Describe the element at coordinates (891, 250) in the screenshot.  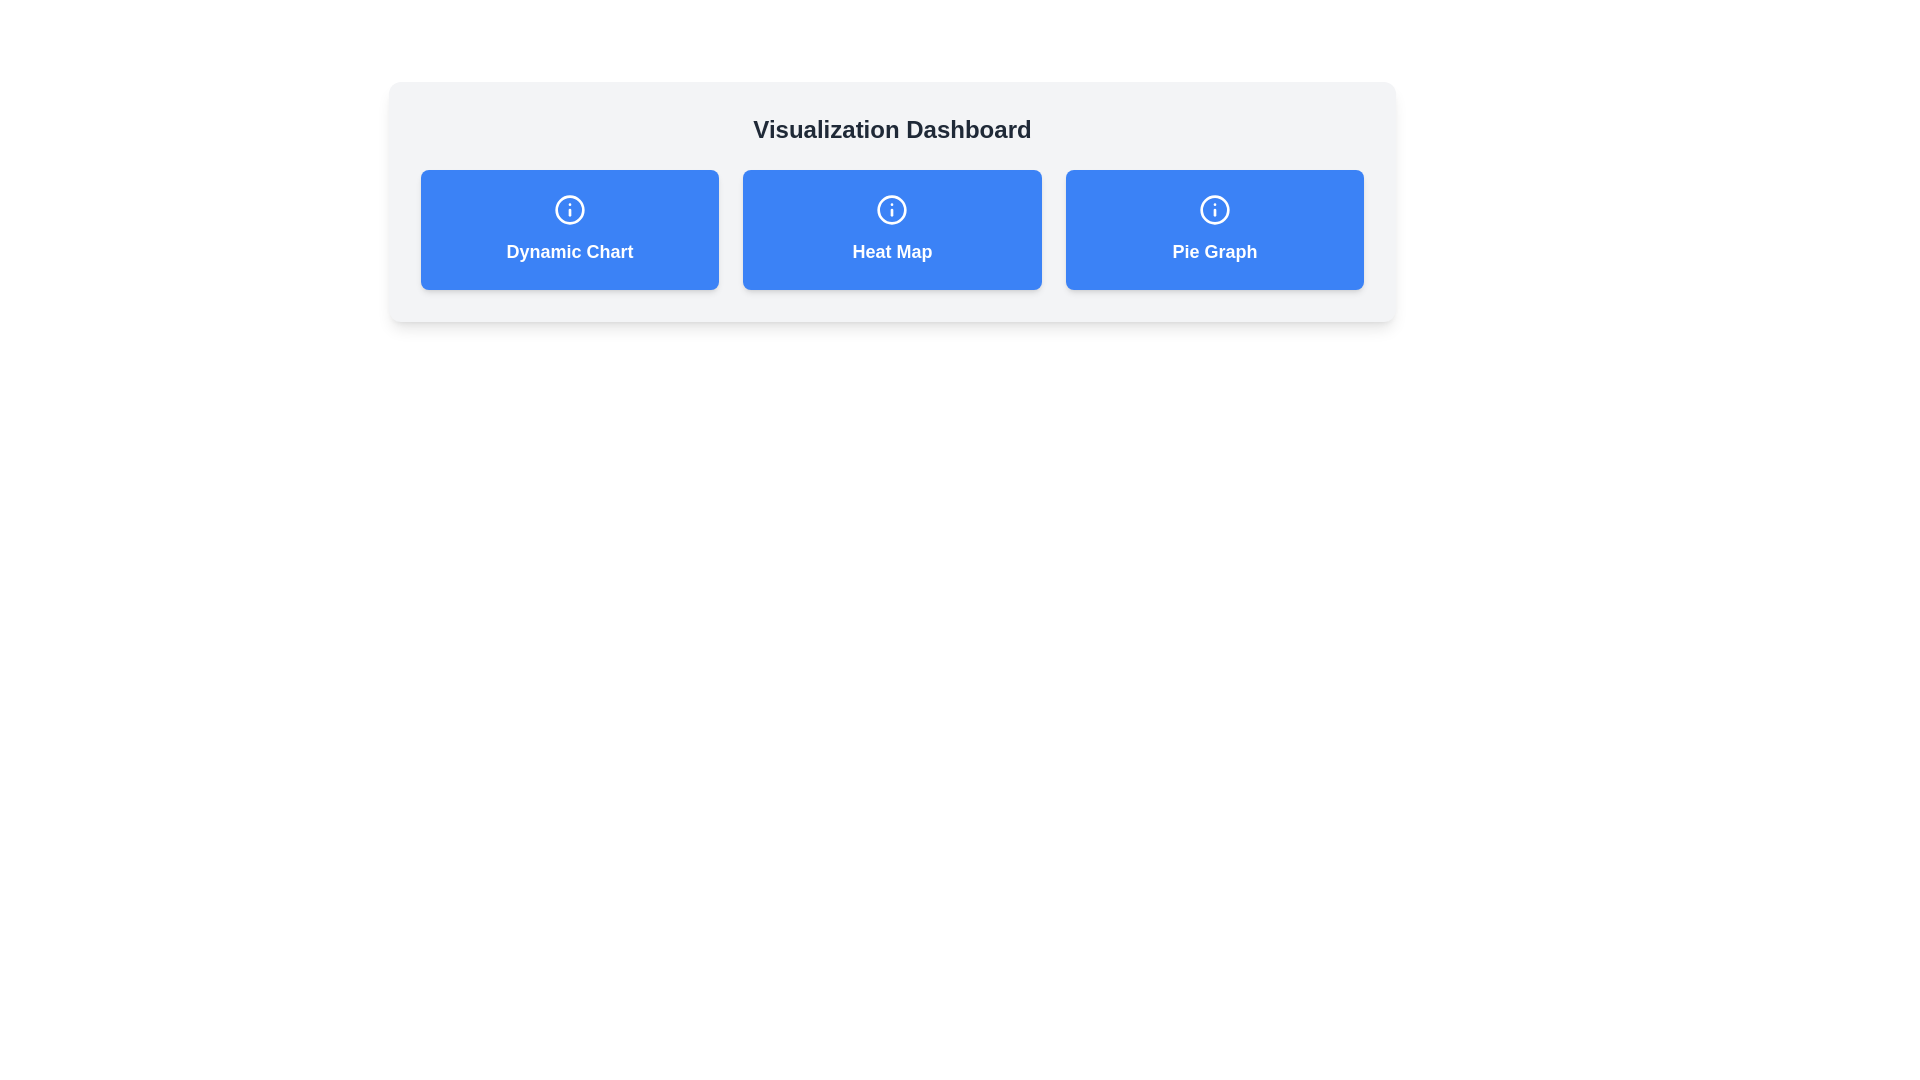
I see `text label 'Heat Map' which is displayed centrally in a medium-sized, bold font inside a blue rectangular button with rounded edges` at that location.